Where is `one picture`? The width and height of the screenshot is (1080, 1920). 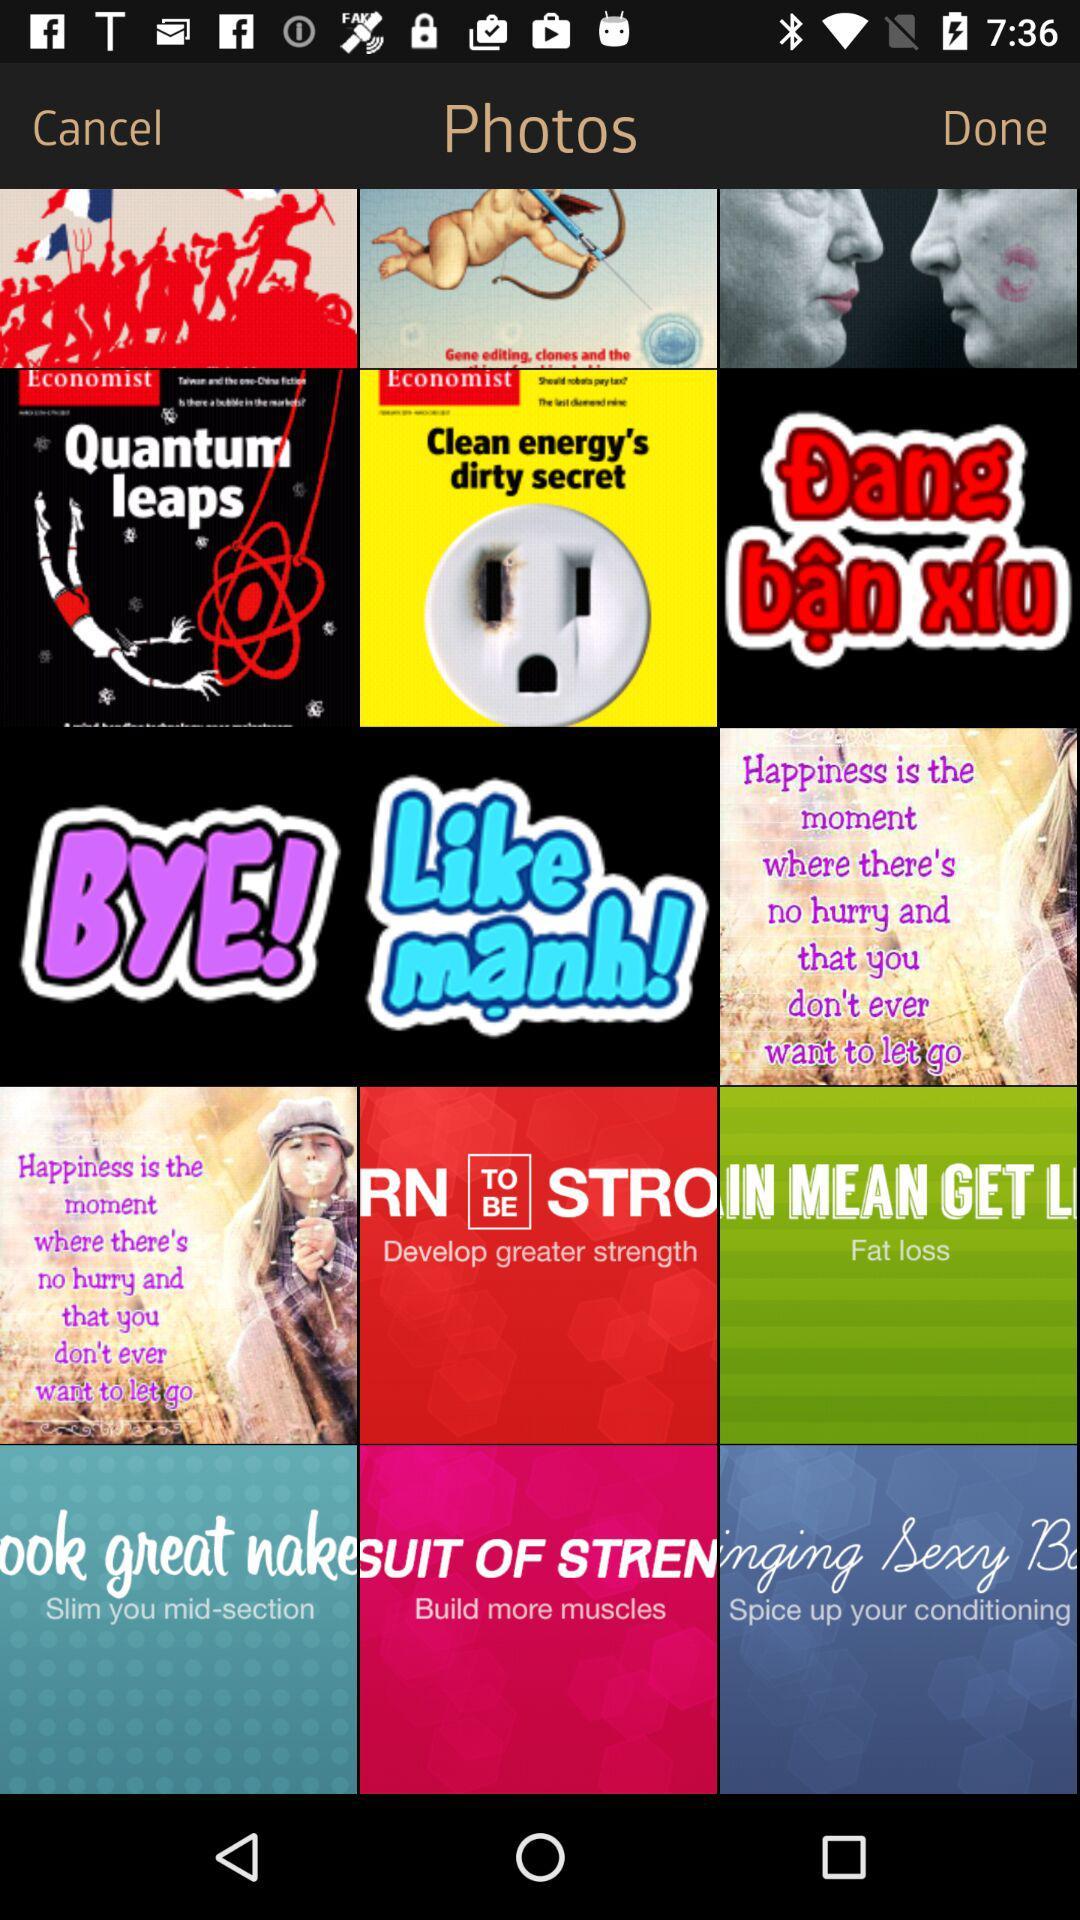
one picture is located at coordinates (177, 277).